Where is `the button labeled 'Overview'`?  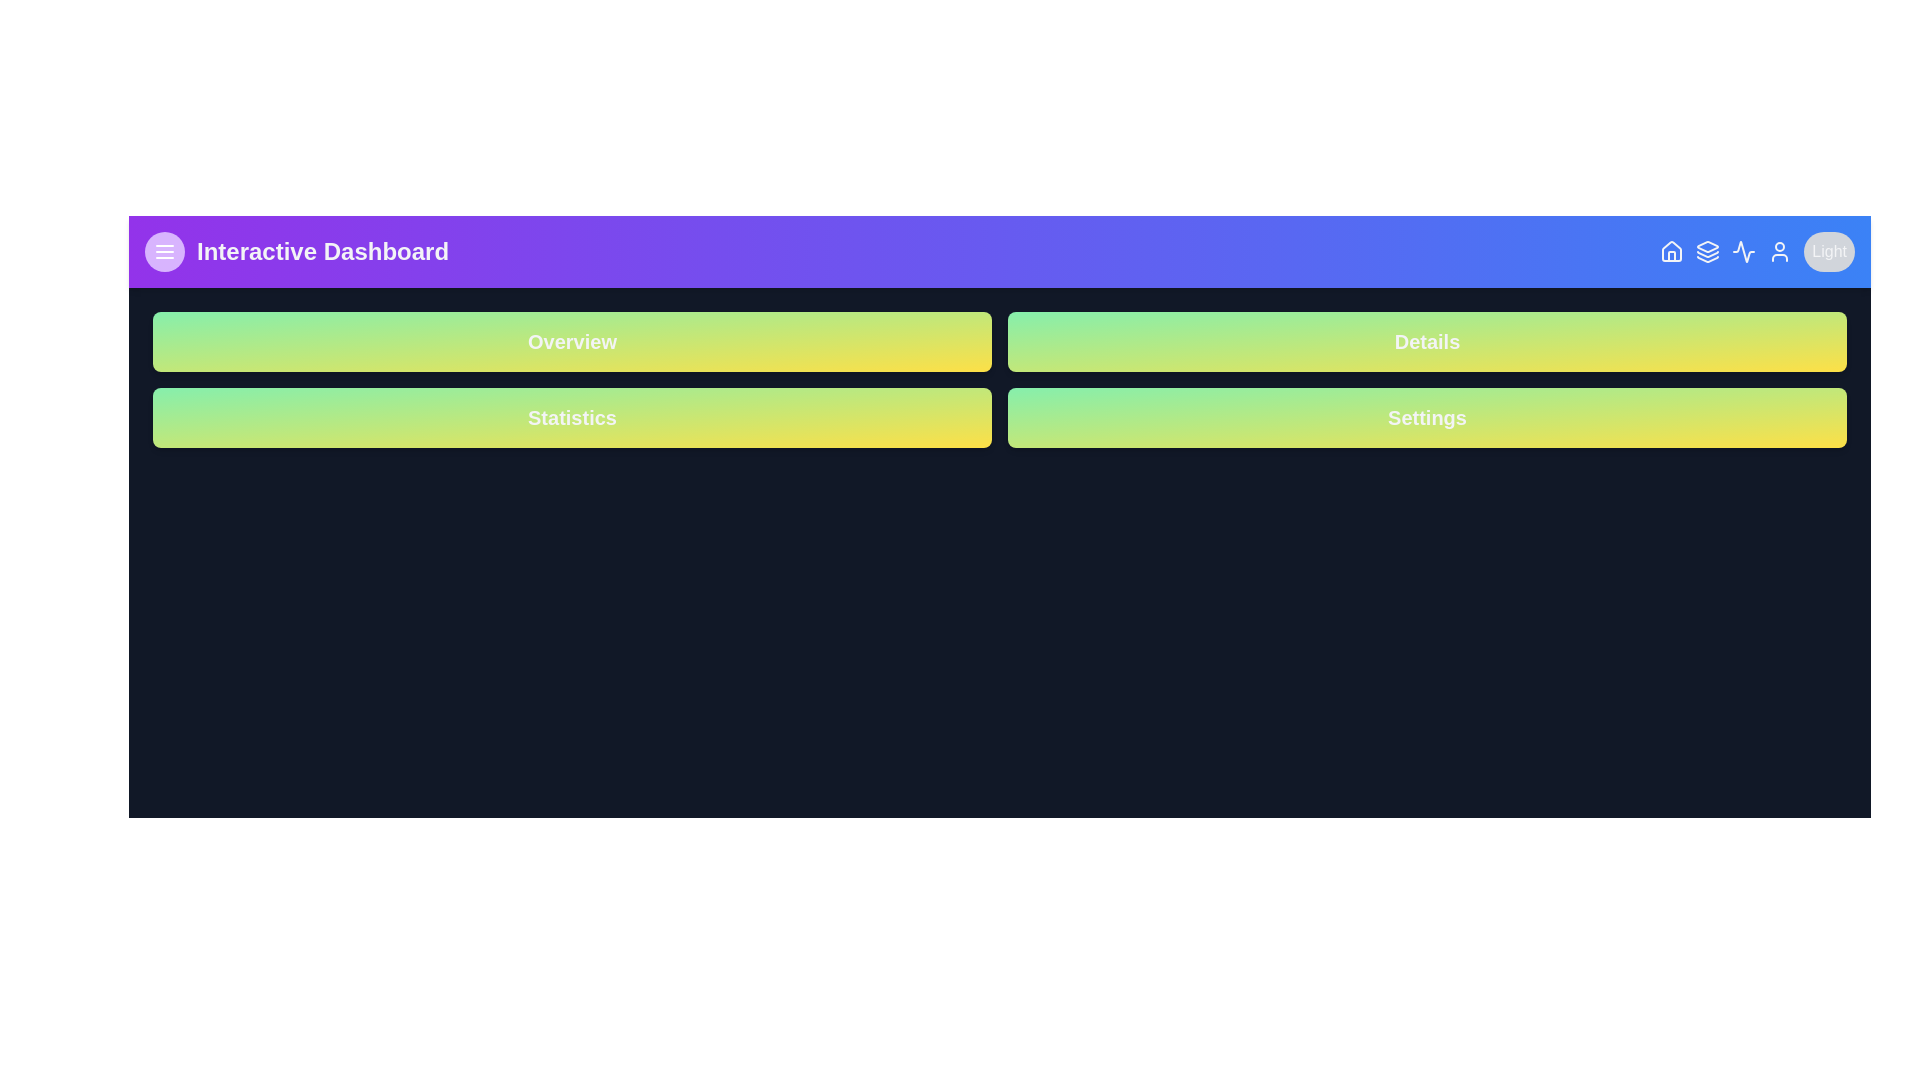 the button labeled 'Overview' is located at coordinates (571, 341).